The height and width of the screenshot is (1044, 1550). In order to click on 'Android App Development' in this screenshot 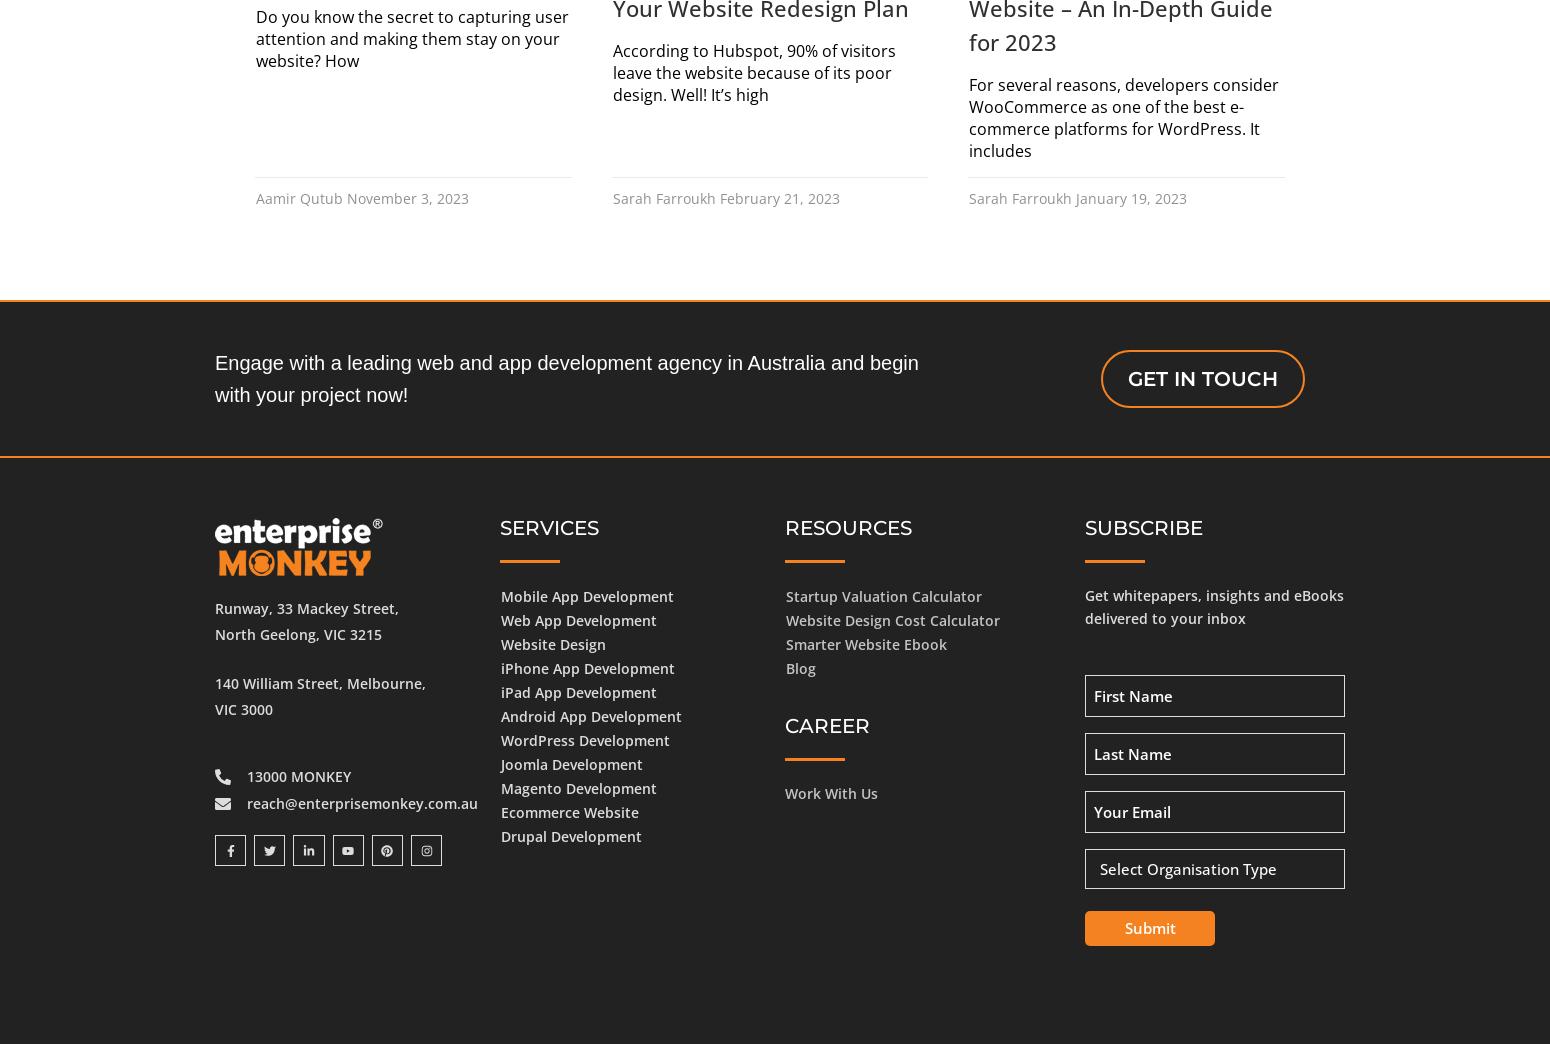, I will do `click(591, 715)`.